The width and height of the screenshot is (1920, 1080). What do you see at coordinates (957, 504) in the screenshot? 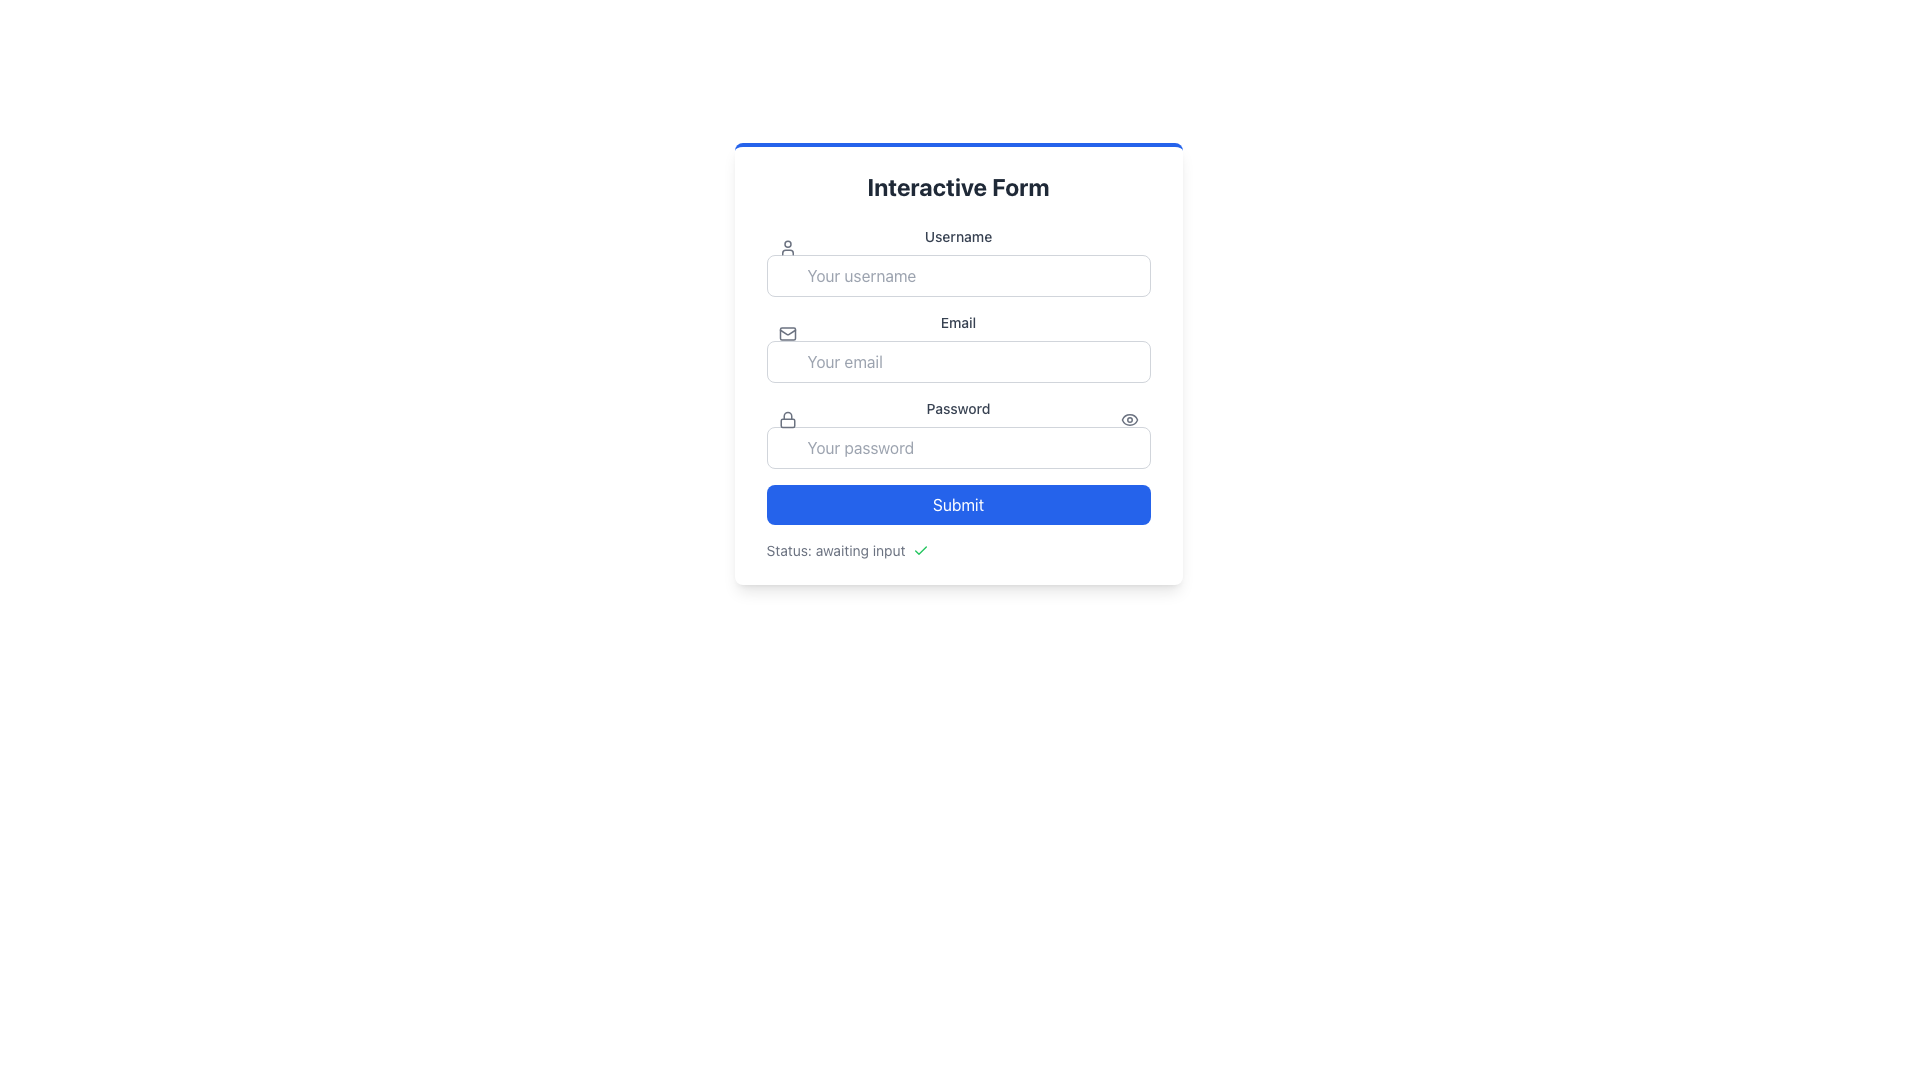
I see `the 'Submit' button, which is a rectangular button with a blue background and white text, located centrally below the 'Password' input field` at bounding box center [957, 504].